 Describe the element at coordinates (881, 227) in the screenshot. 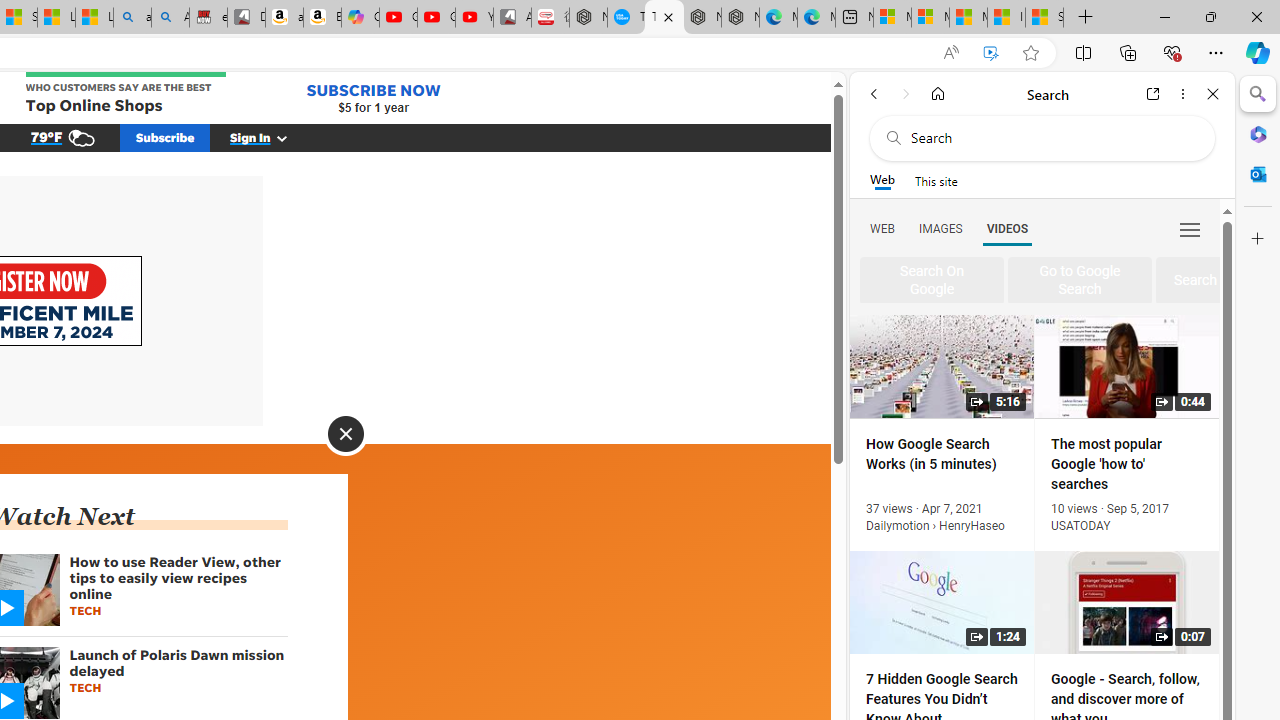

I see `'Search Filter, WEB'` at that location.